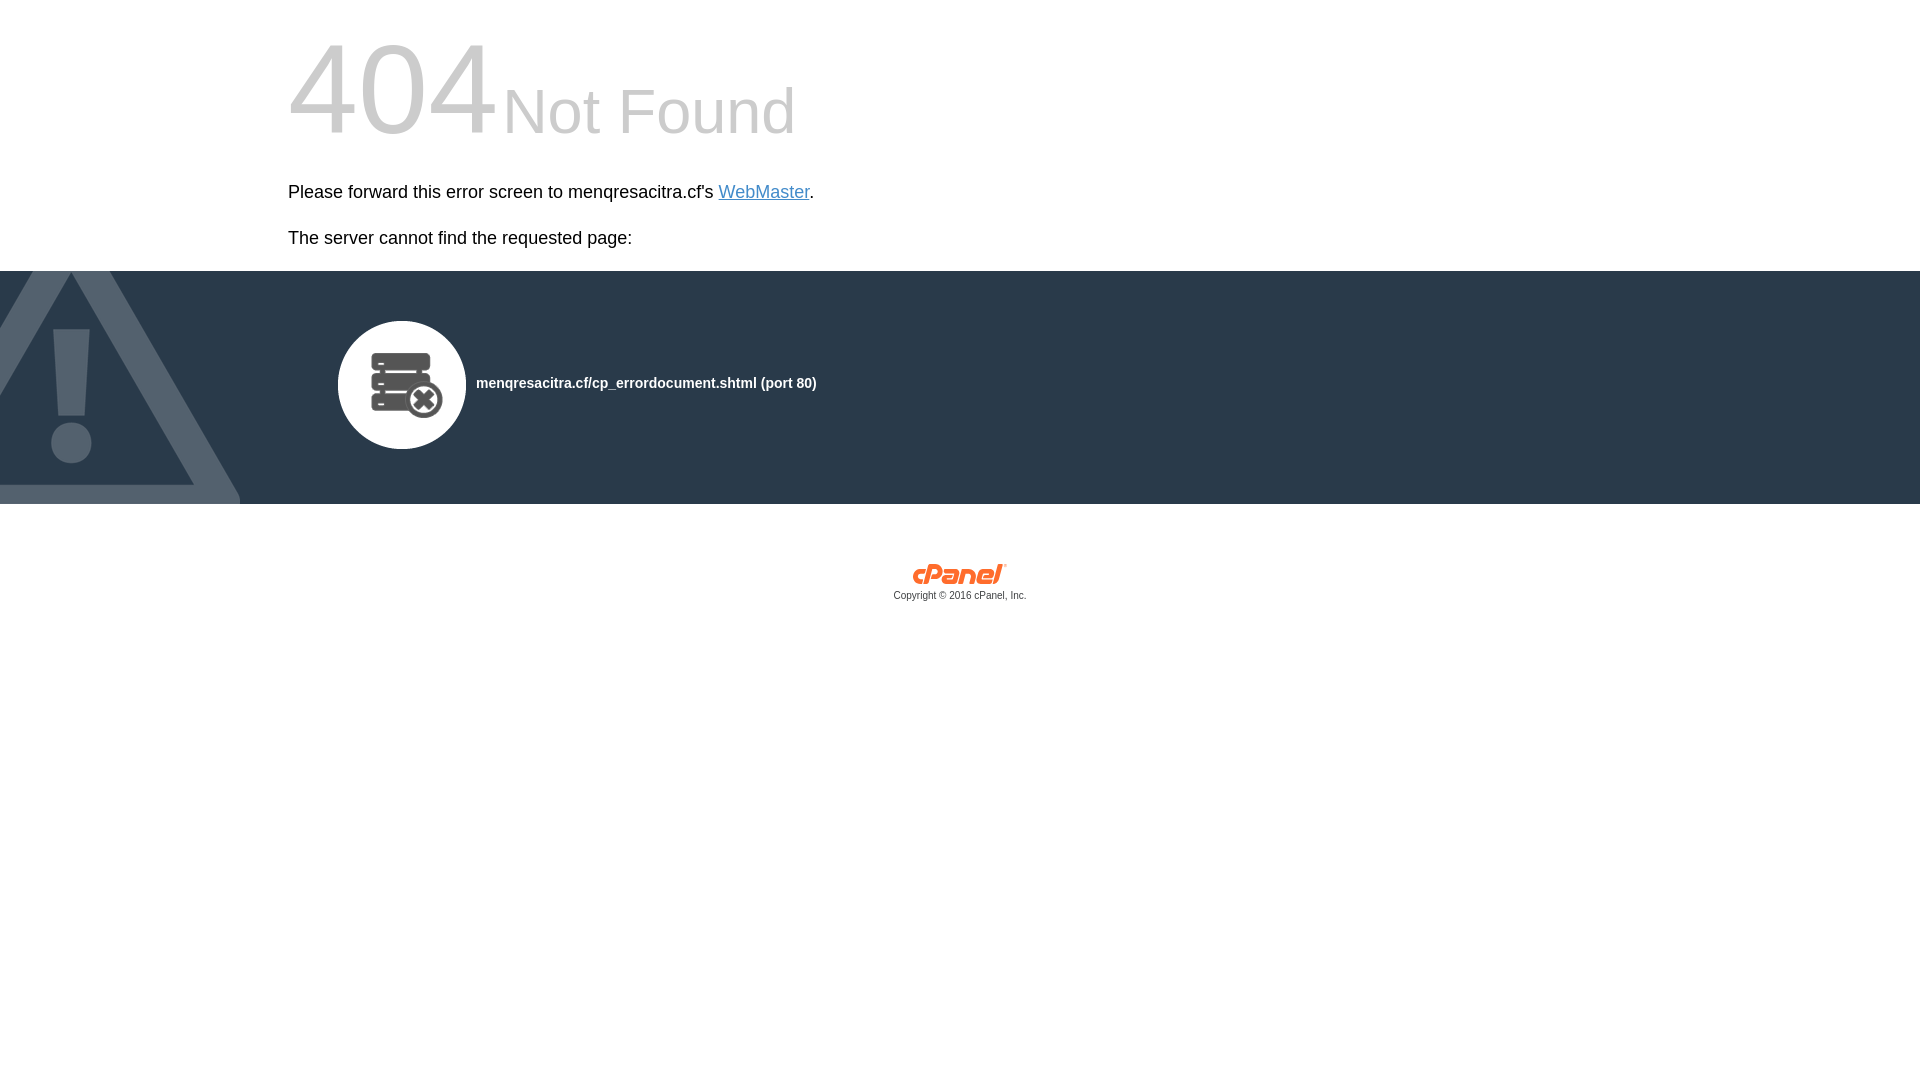 This screenshot has height=1080, width=1920. What do you see at coordinates (719, 192) in the screenshot?
I see `'WebMaster'` at bounding box center [719, 192].